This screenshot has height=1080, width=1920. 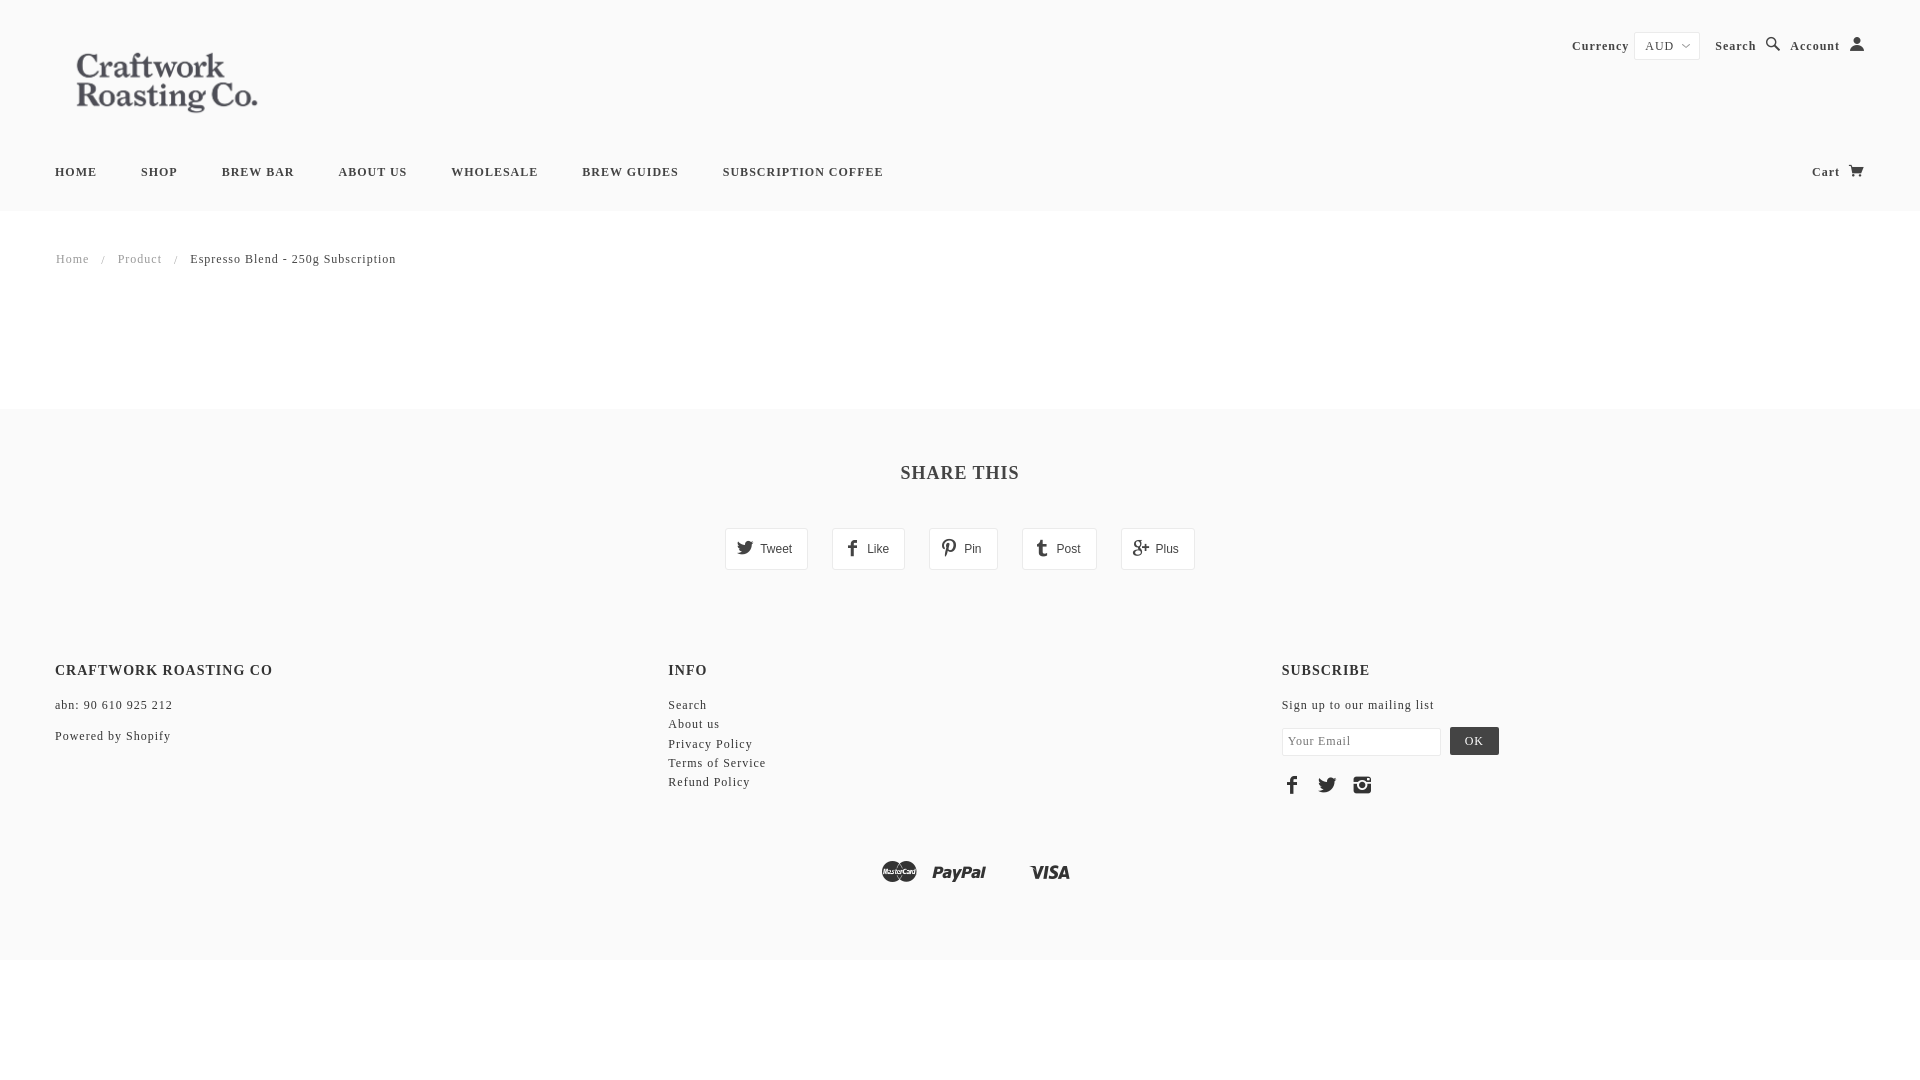 I want to click on 'Instagram', so click(x=1361, y=784).